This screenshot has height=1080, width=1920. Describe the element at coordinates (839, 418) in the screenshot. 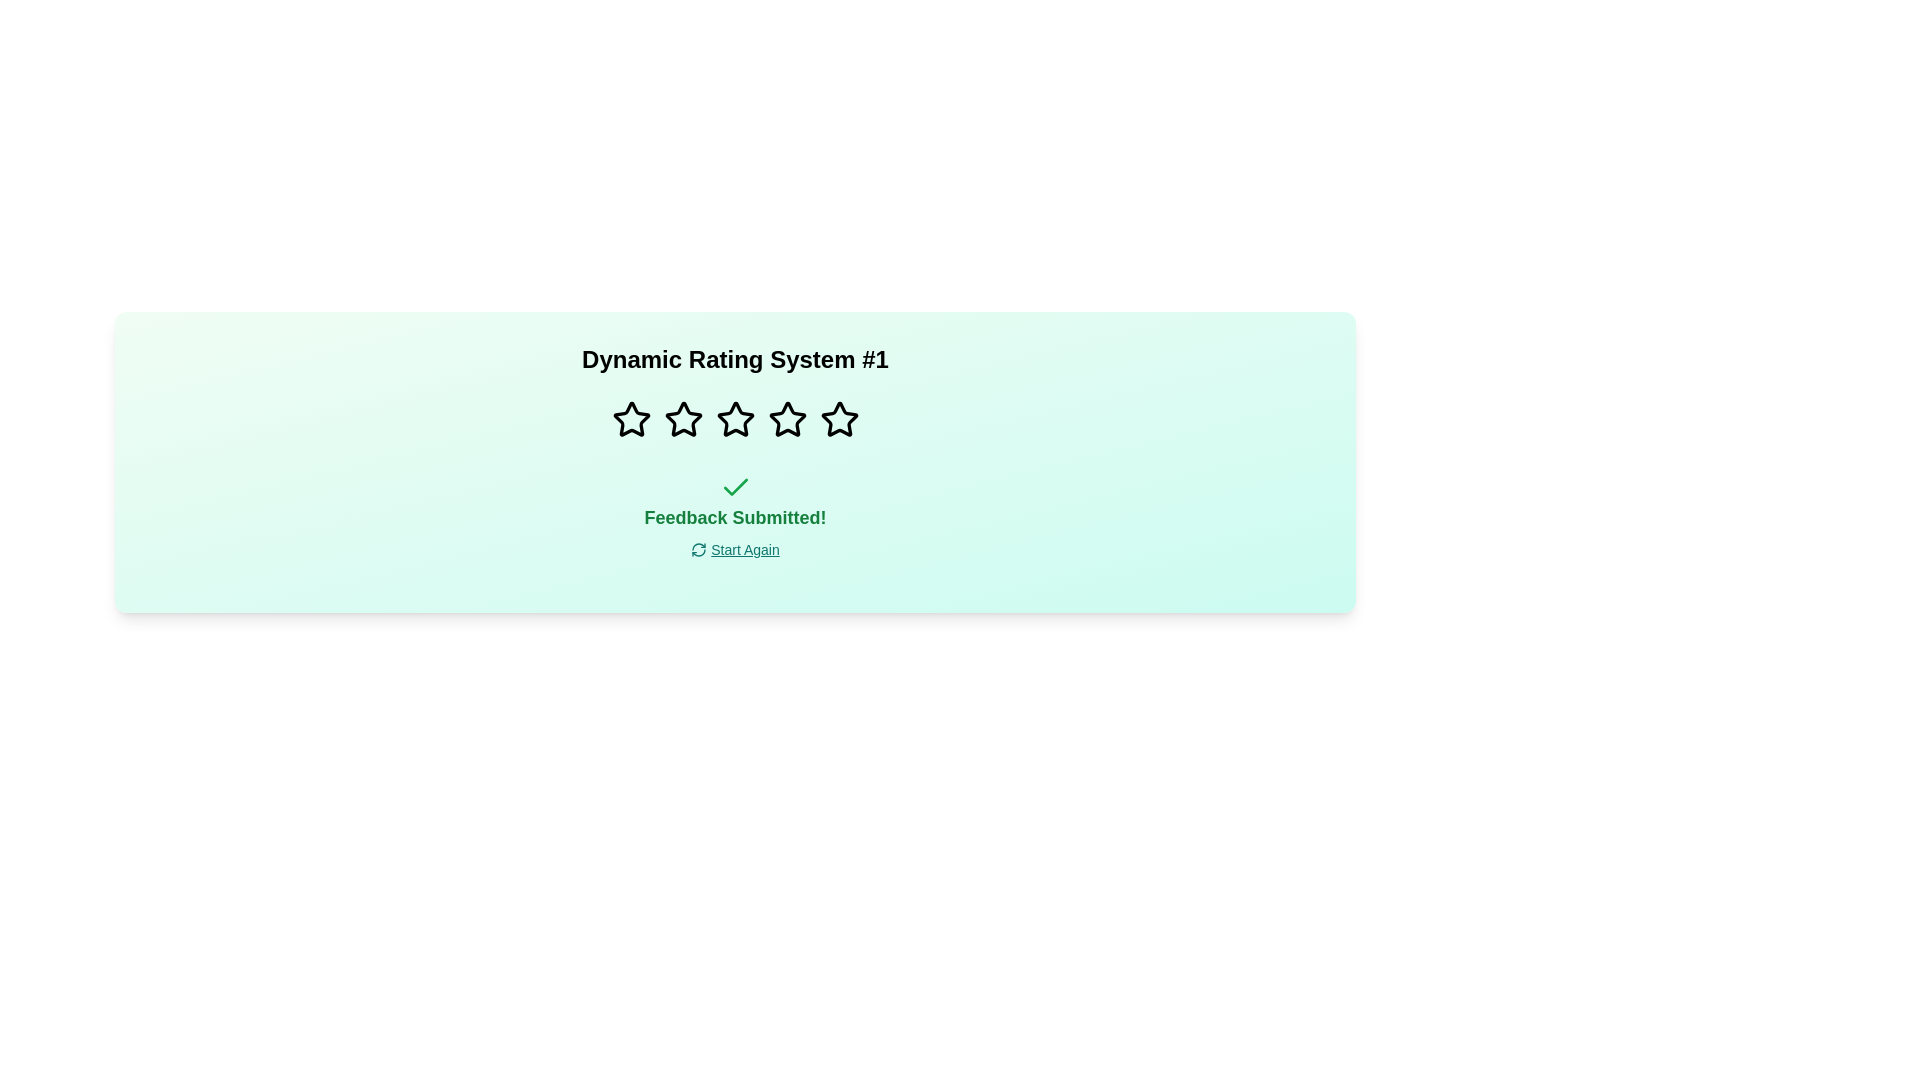

I see `the fifth star icon in the rating system, which is located beneath the title 'Dynamic Rating System #1' and above the text 'Feedback Submitted!'` at that location.